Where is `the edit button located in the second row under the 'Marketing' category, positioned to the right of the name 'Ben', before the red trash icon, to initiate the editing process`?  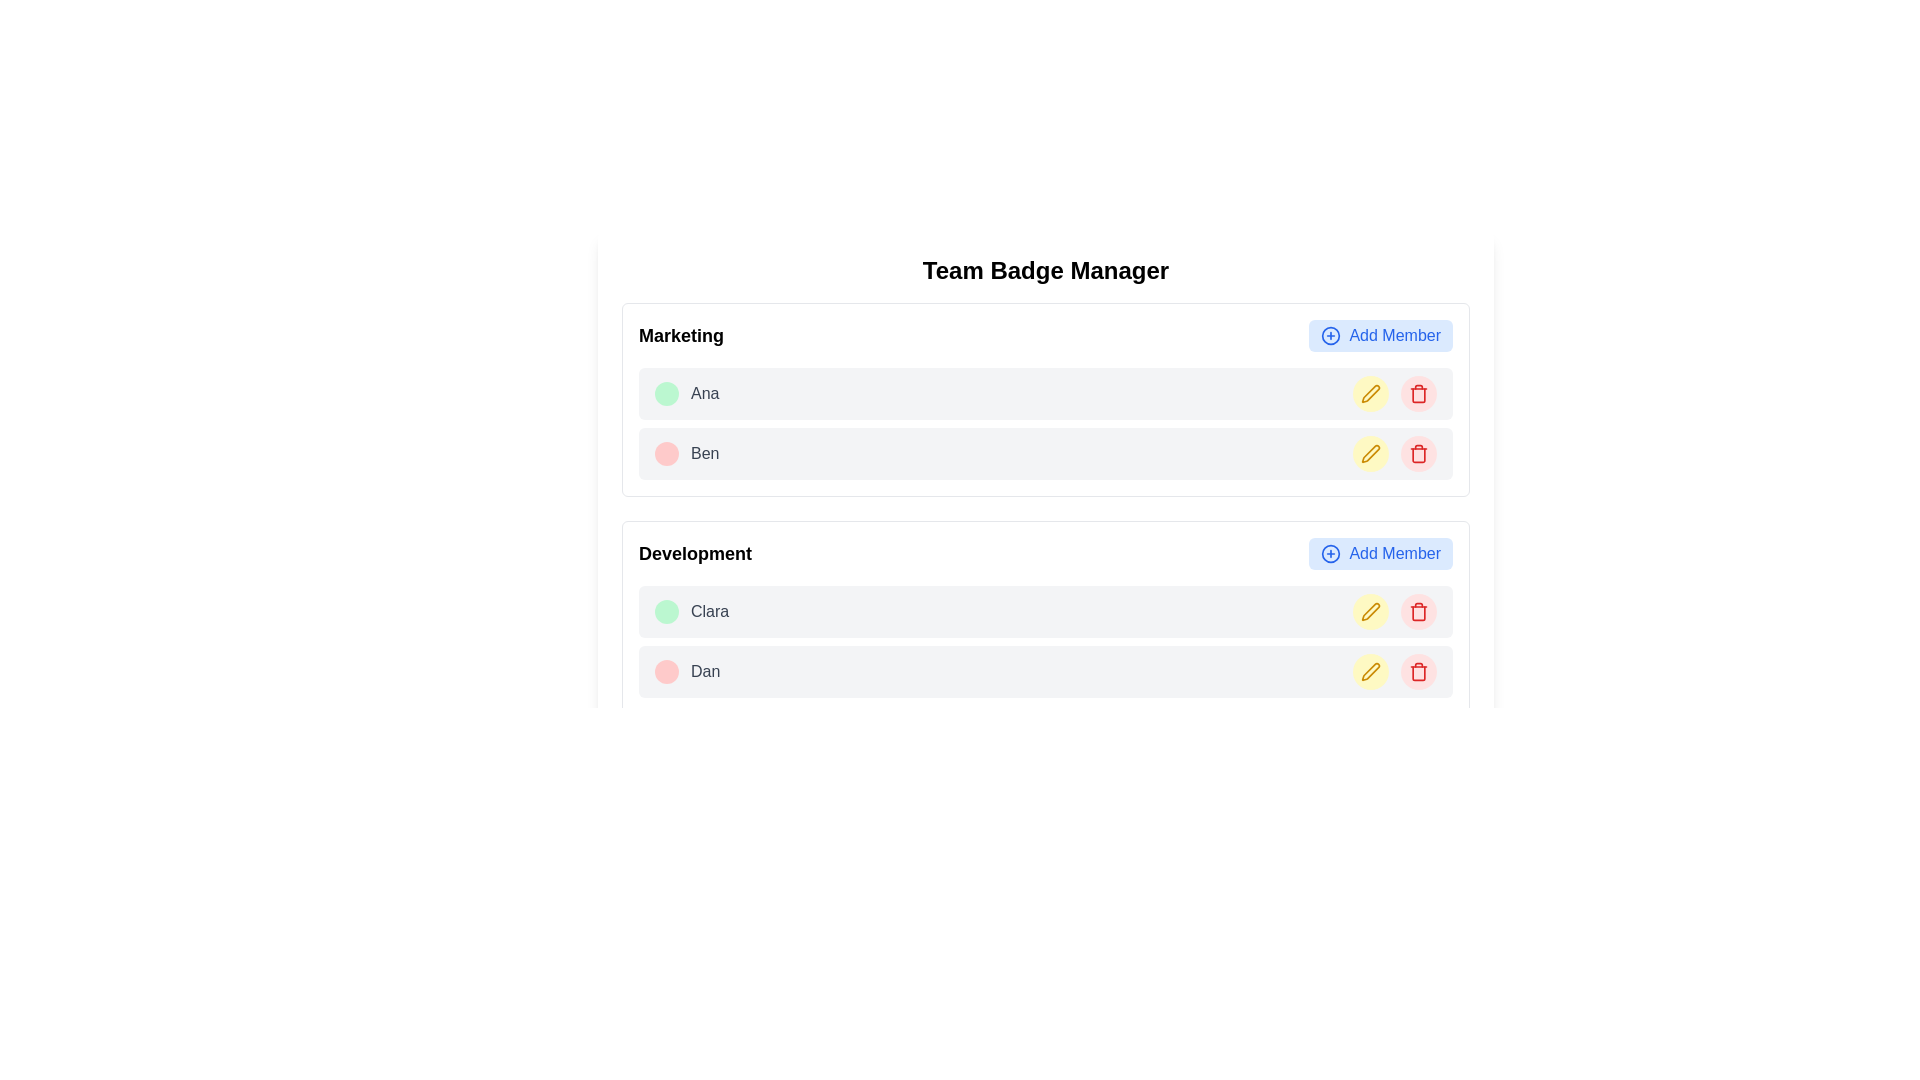 the edit button located in the second row under the 'Marketing' category, positioned to the right of the name 'Ben', before the red trash icon, to initiate the editing process is located at coordinates (1370, 454).